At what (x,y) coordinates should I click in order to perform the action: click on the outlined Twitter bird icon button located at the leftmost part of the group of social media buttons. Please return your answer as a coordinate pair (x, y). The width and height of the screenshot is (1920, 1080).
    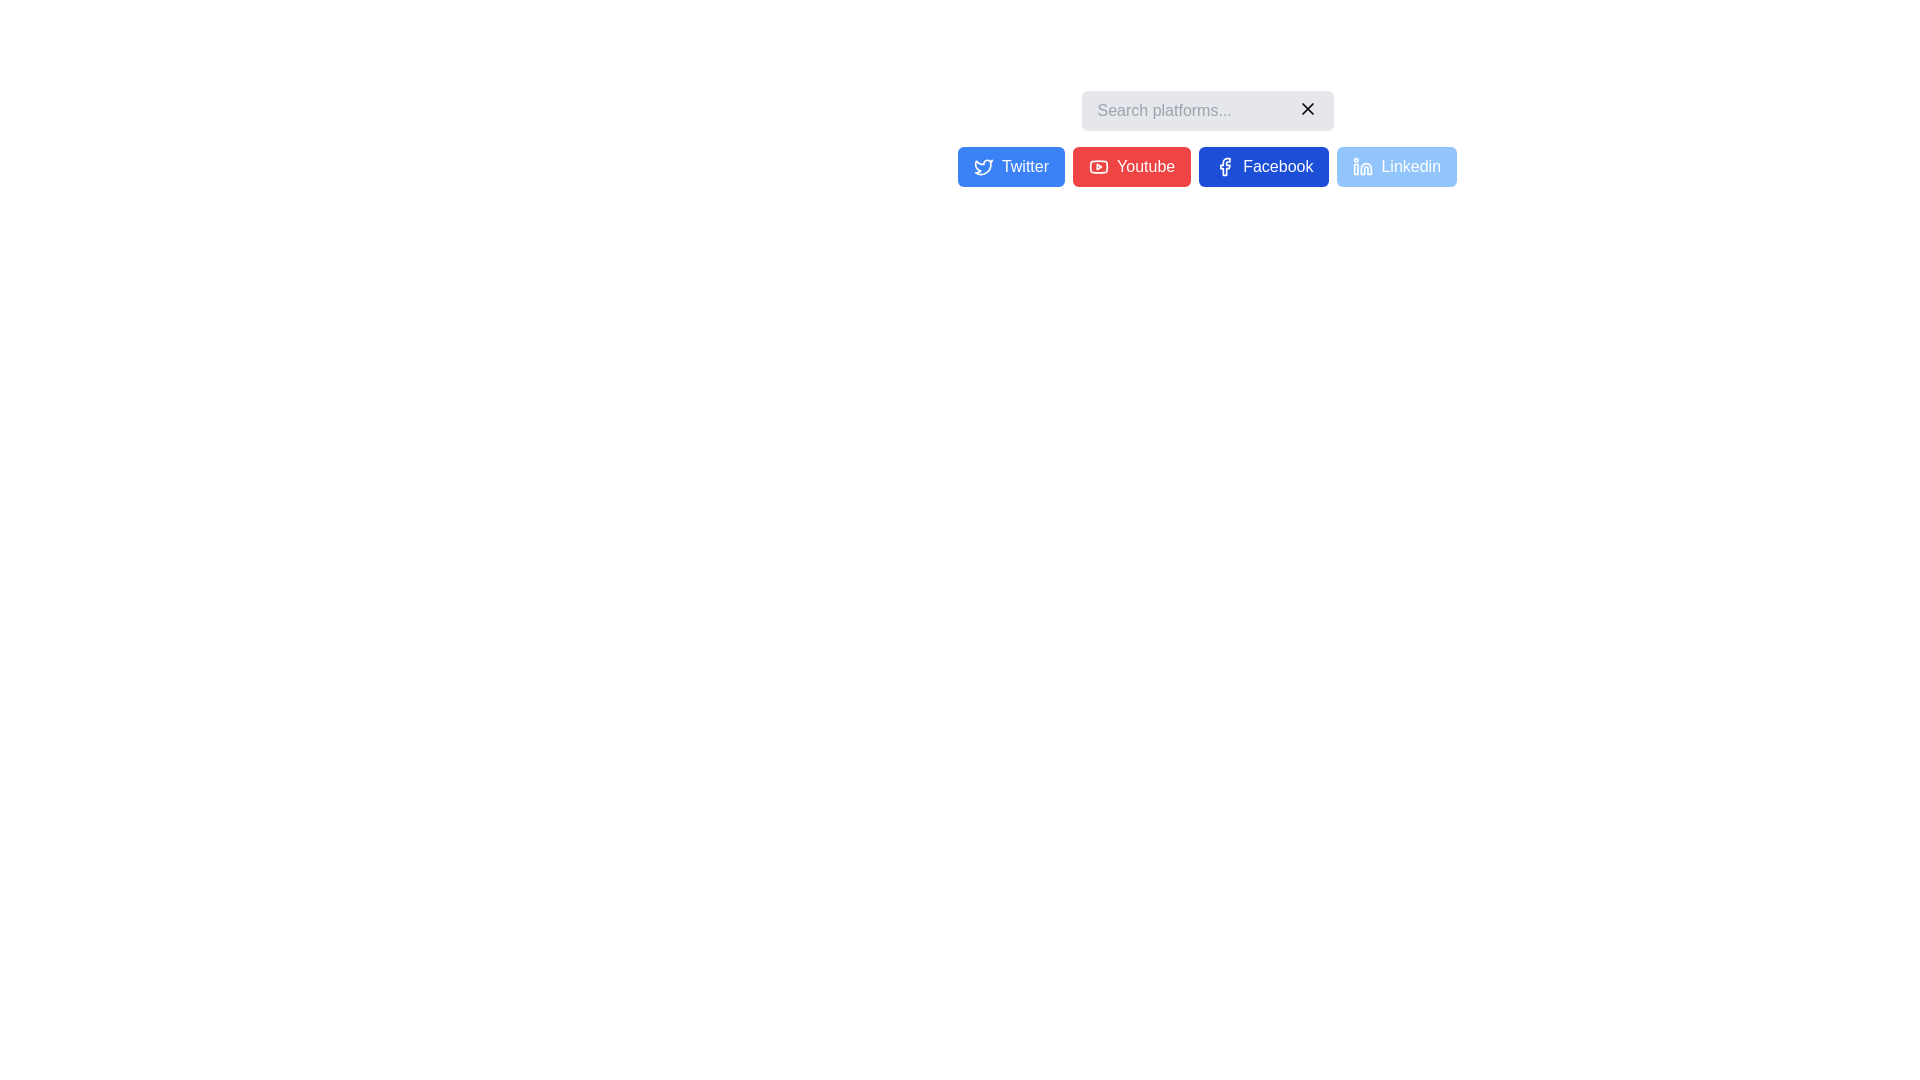
    Looking at the image, I should click on (983, 166).